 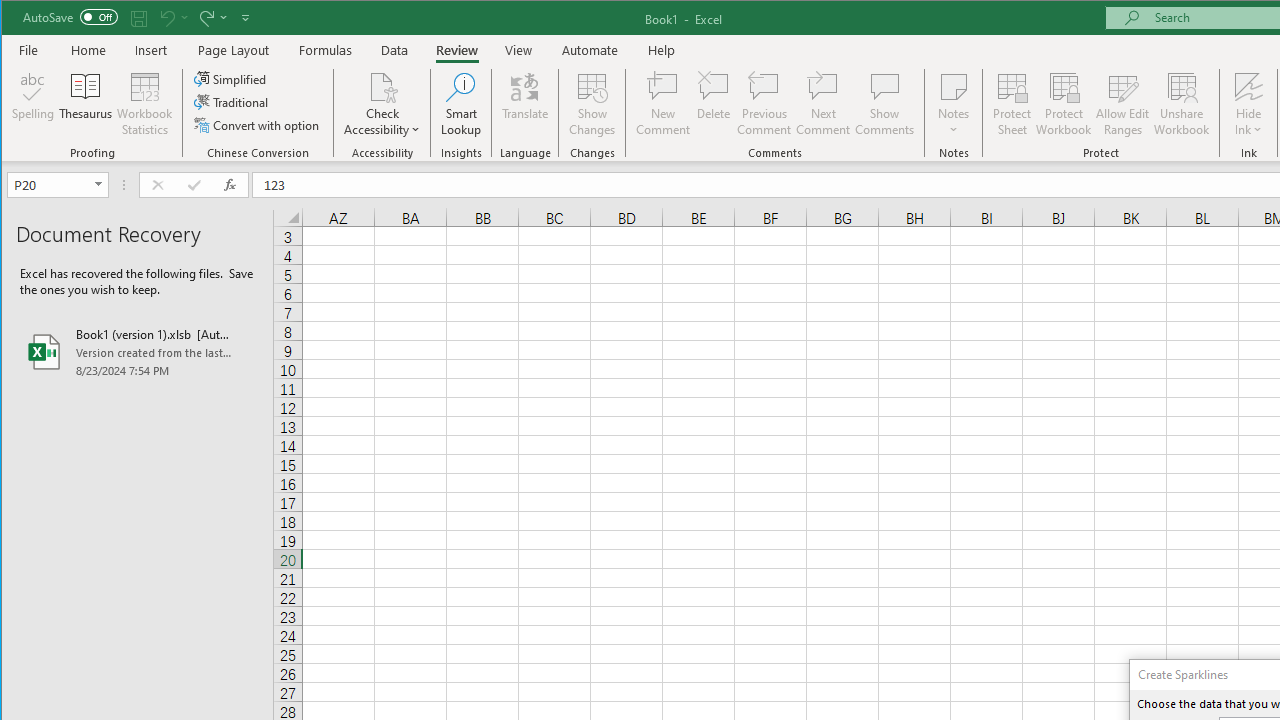 I want to click on 'Customize Quick Access Toolbar', so click(x=244, y=17).